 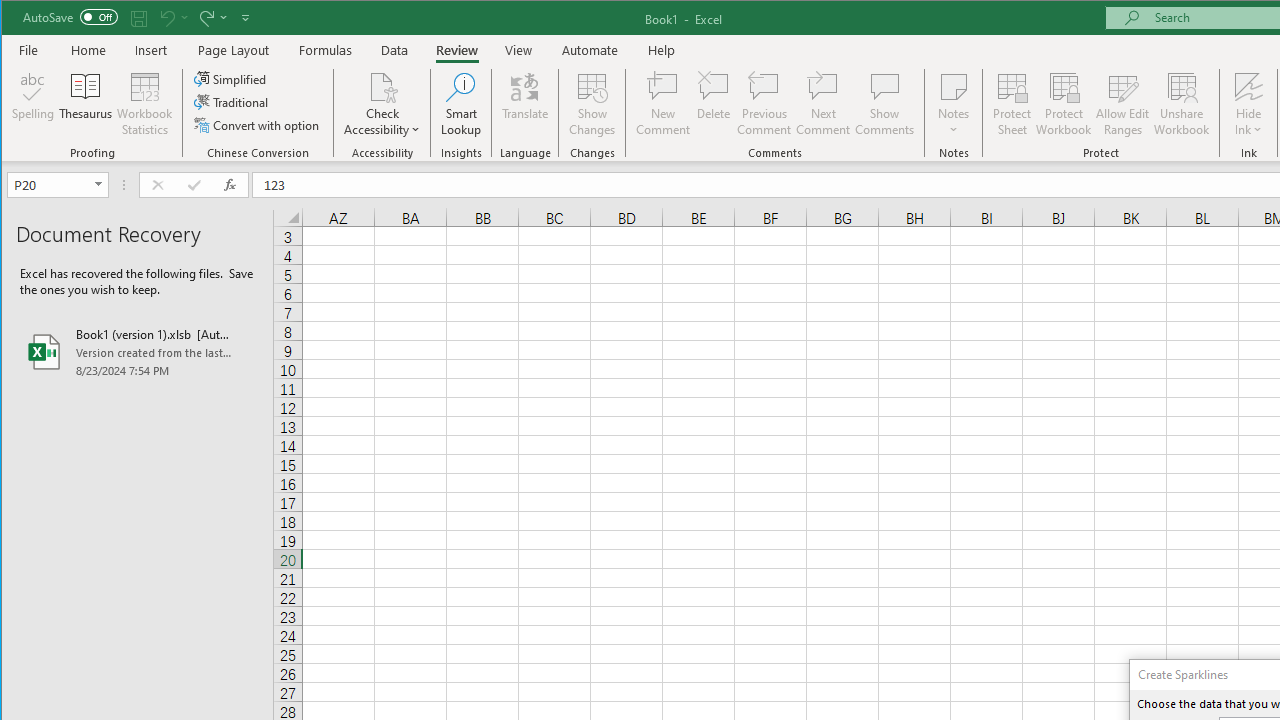 I want to click on 'Customize Quick Access Toolbar', so click(x=244, y=17).